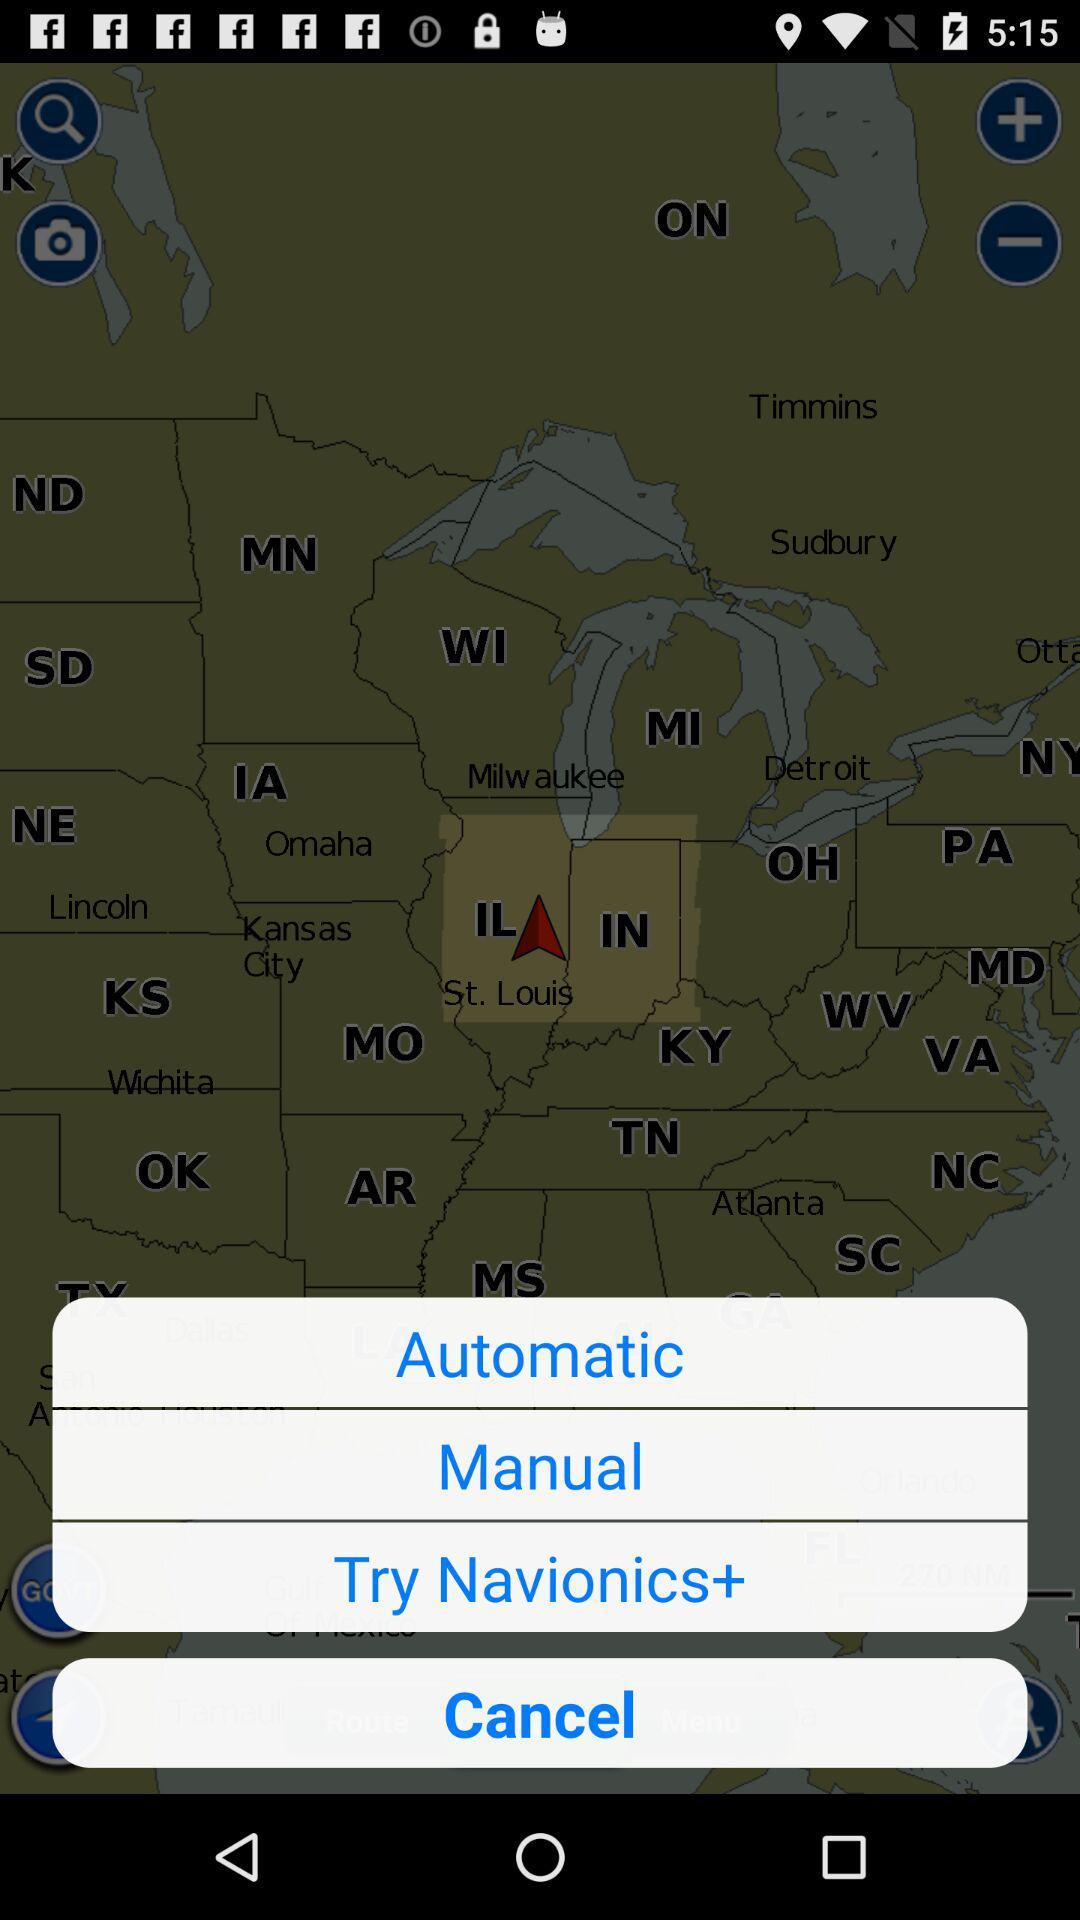 The image size is (1080, 1920). What do you see at coordinates (540, 1576) in the screenshot?
I see `the try navionics+ icon` at bounding box center [540, 1576].